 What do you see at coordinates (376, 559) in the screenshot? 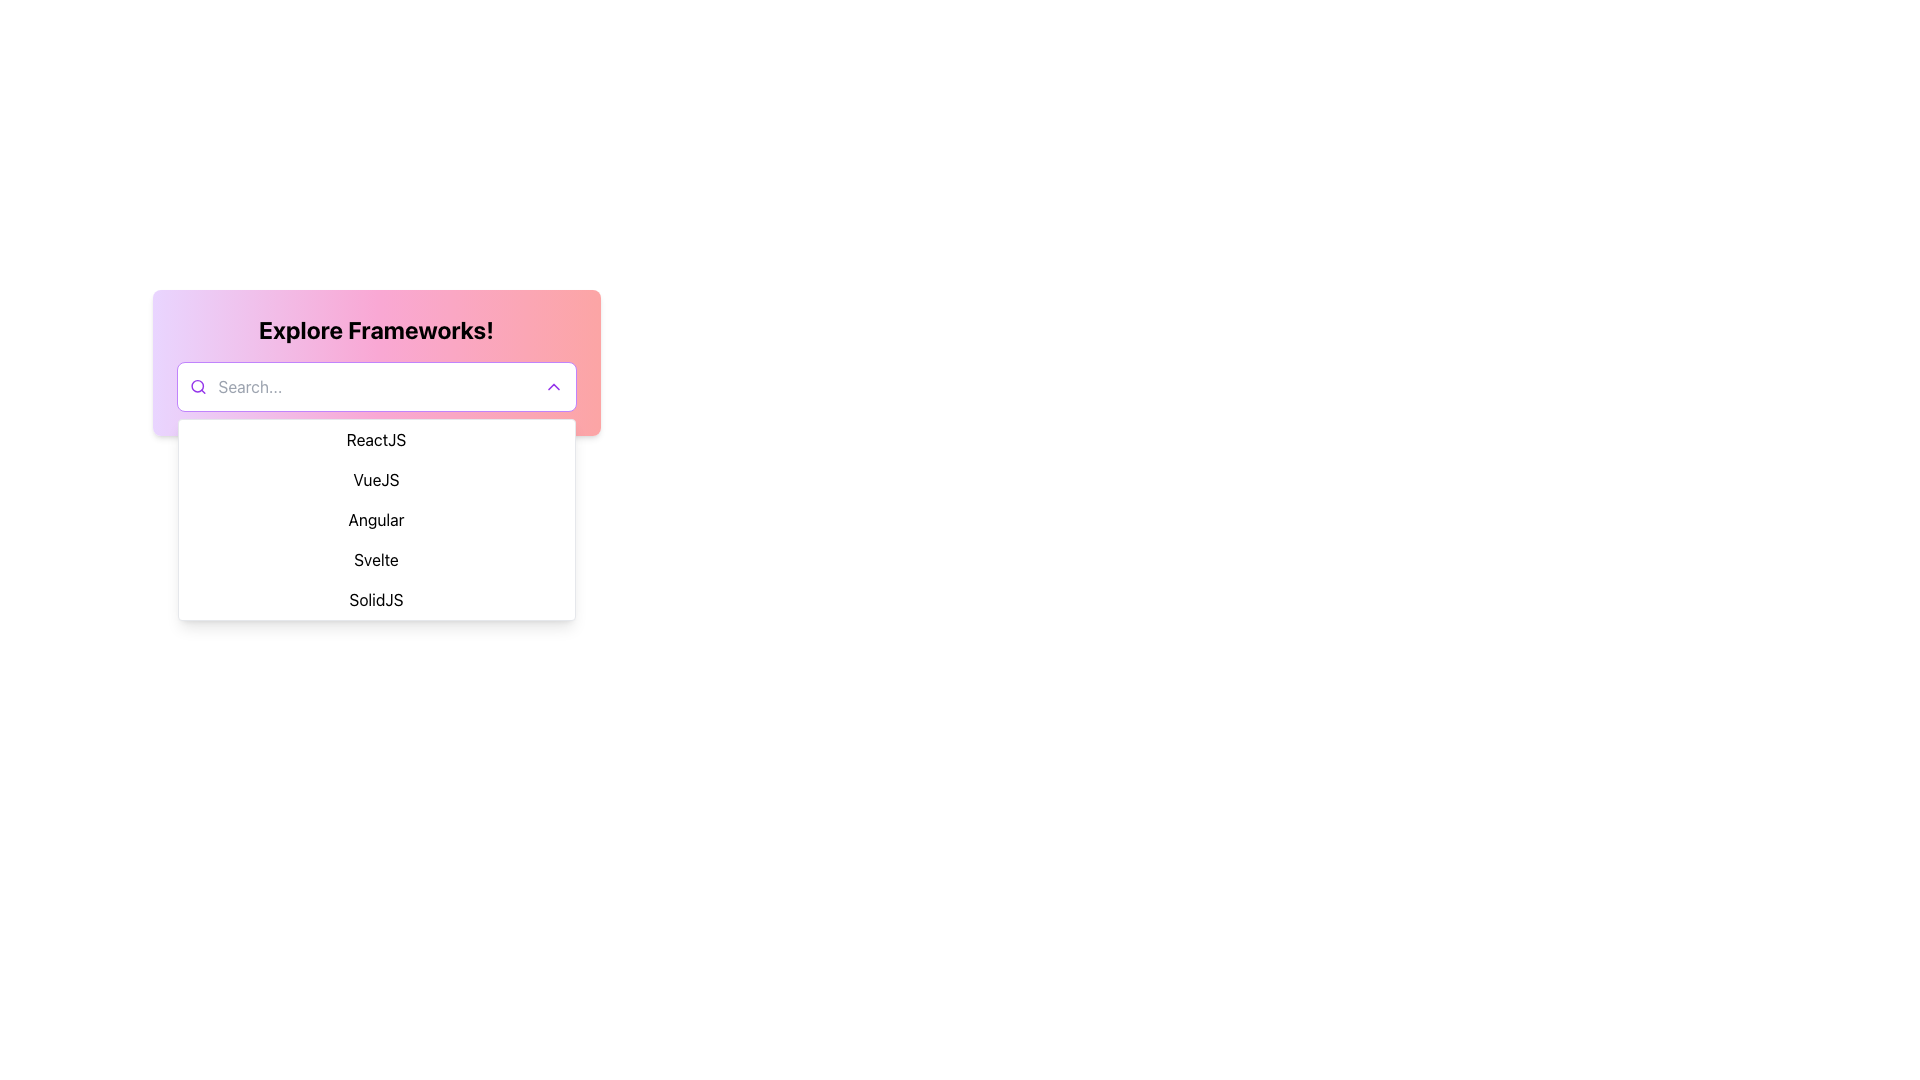
I see `the selectable list item containing the text 'Svelte' in the dropdown list` at bounding box center [376, 559].